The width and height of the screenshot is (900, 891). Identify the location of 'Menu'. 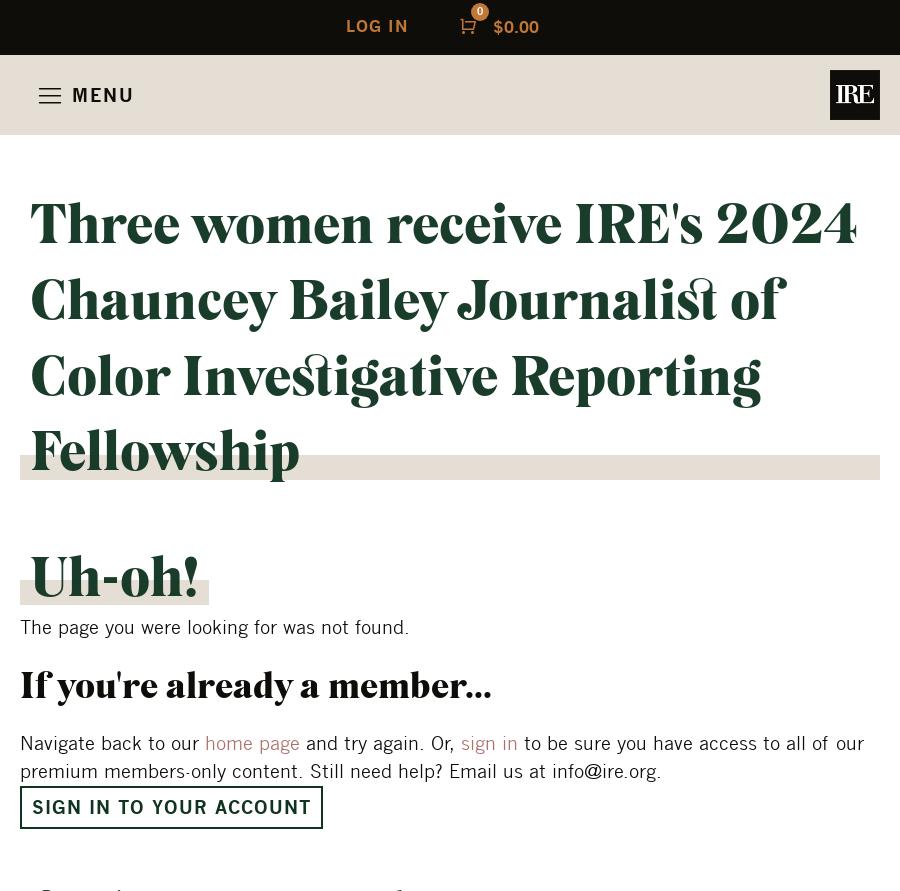
(102, 93).